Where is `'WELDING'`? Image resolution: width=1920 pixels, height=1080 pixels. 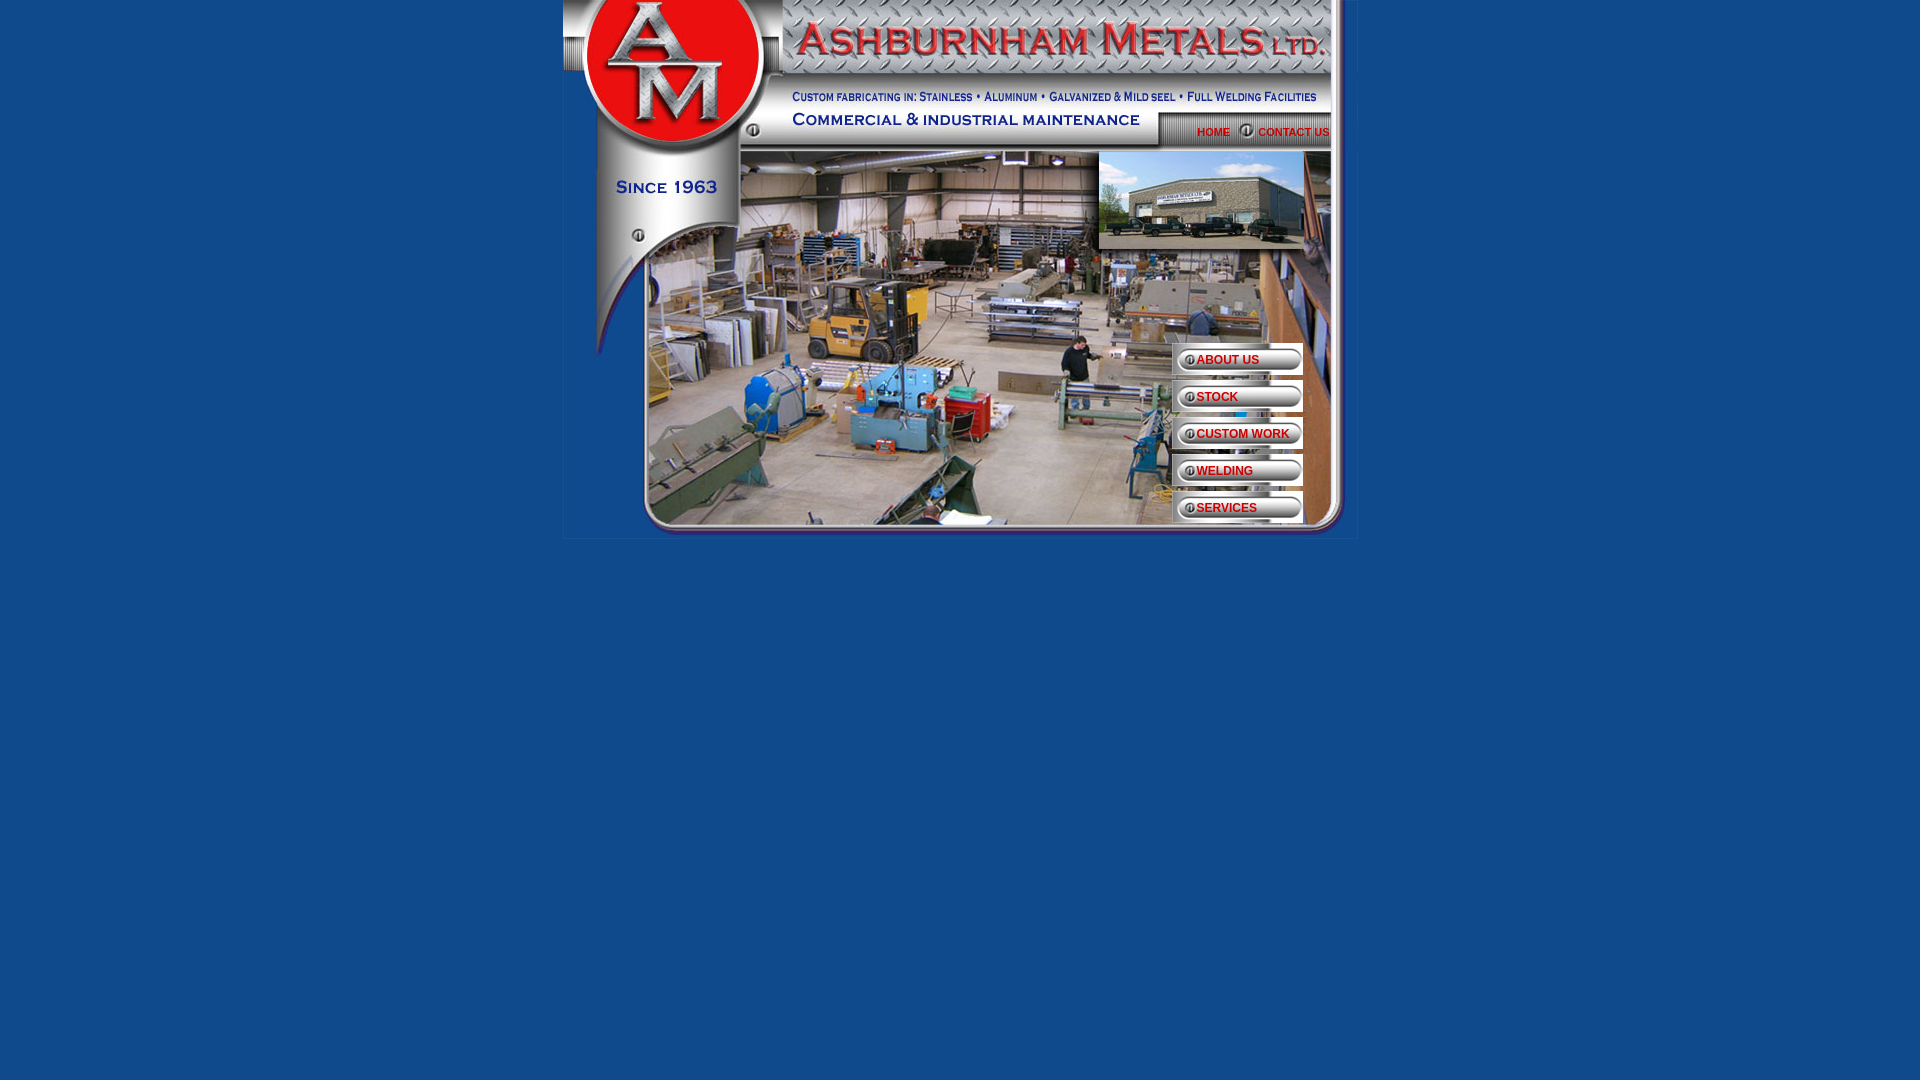
'WELDING' is located at coordinates (1248, 474).